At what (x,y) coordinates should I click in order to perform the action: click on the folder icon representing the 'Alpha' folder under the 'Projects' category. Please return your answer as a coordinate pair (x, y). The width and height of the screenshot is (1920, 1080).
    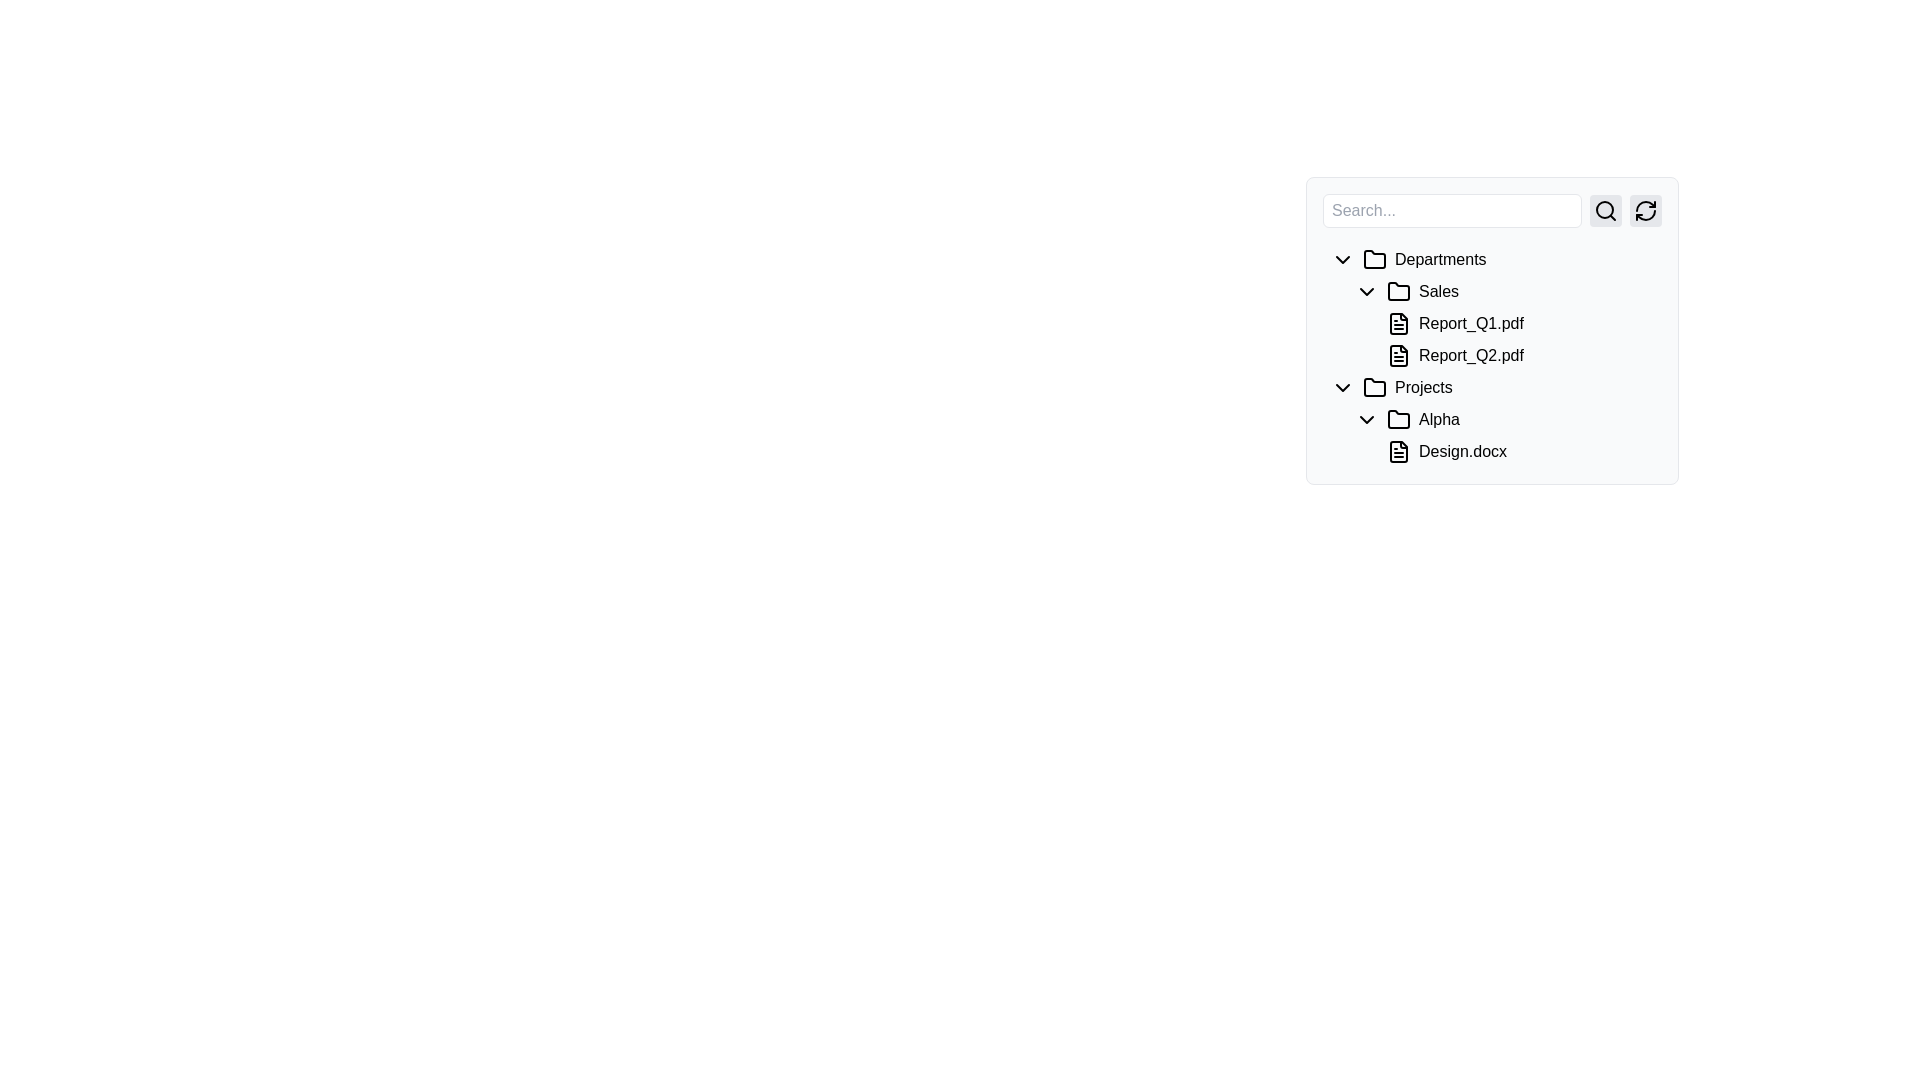
    Looking at the image, I should click on (1397, 418).